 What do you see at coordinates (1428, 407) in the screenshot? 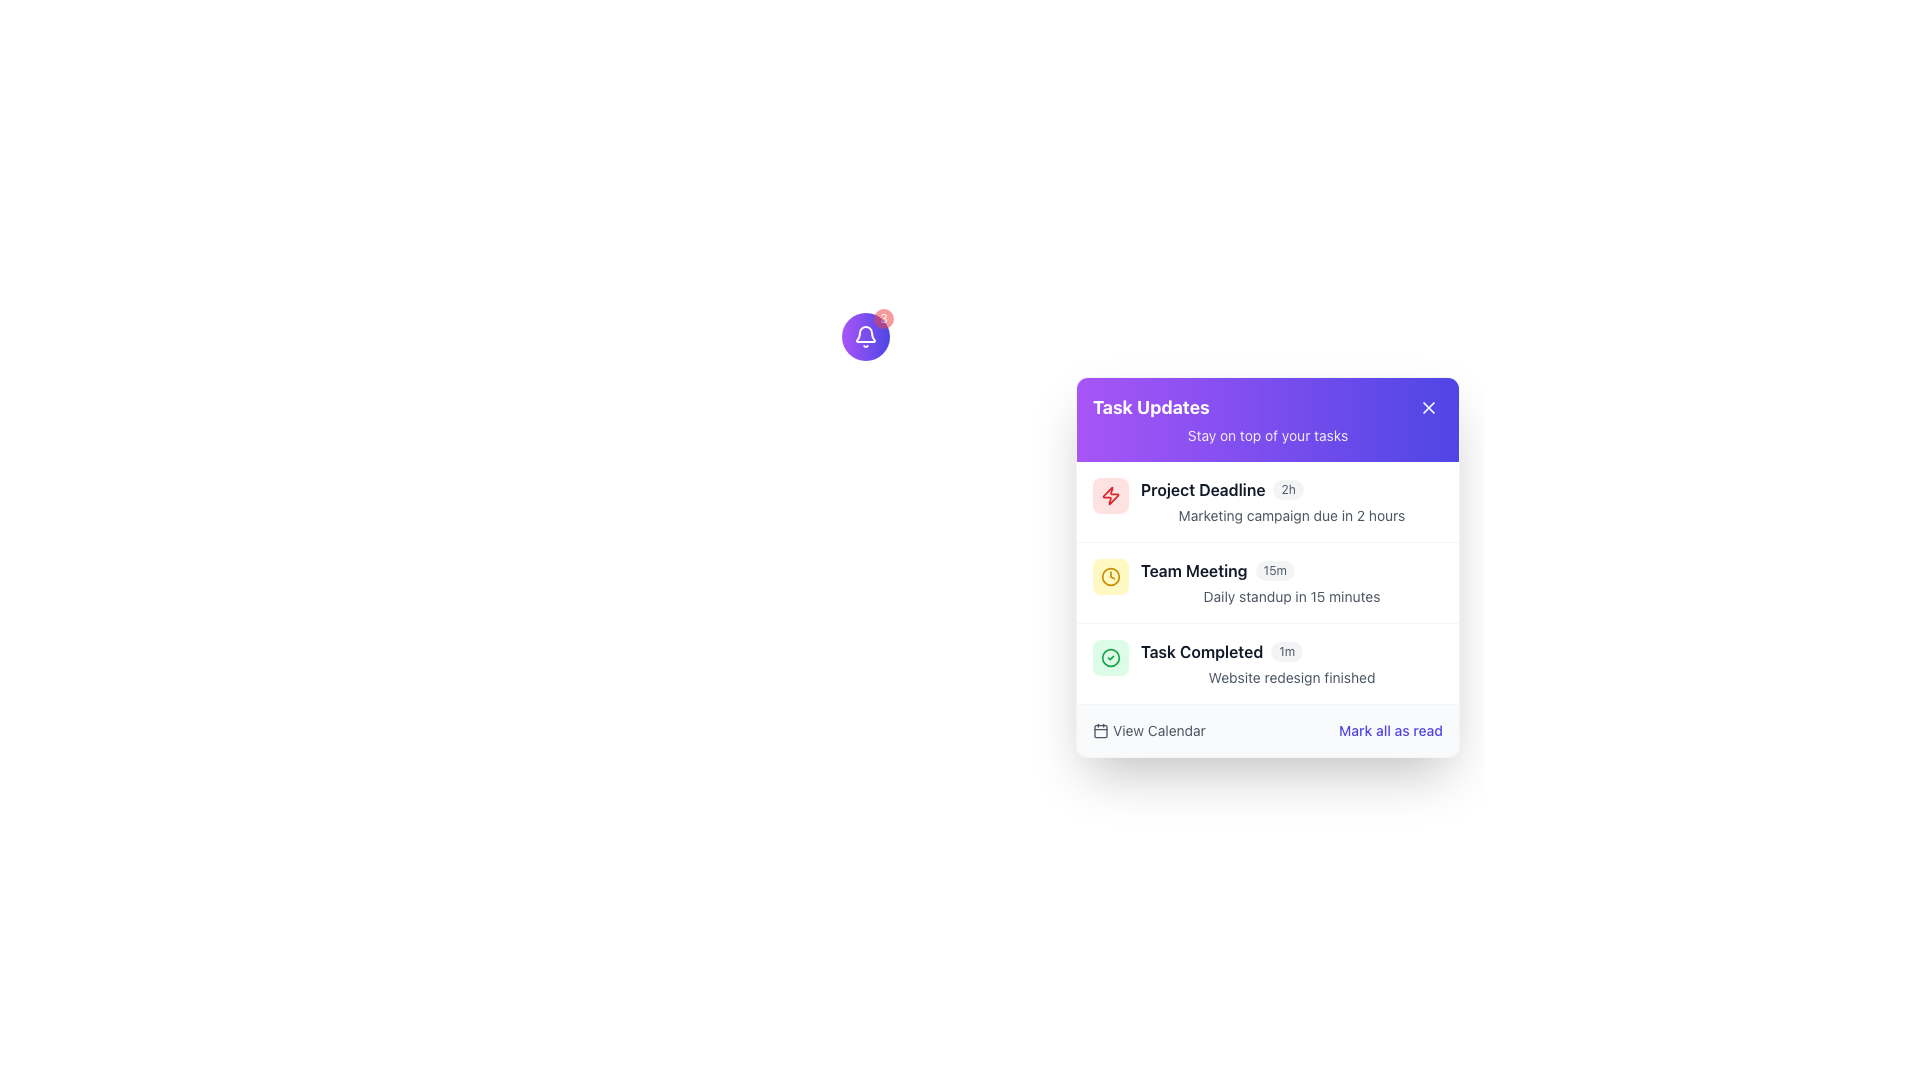
I see `the close button icon in the shape of a diagonal cross (X) located in the top-right corner of the notification panel` at bounding box center [1428, 407].